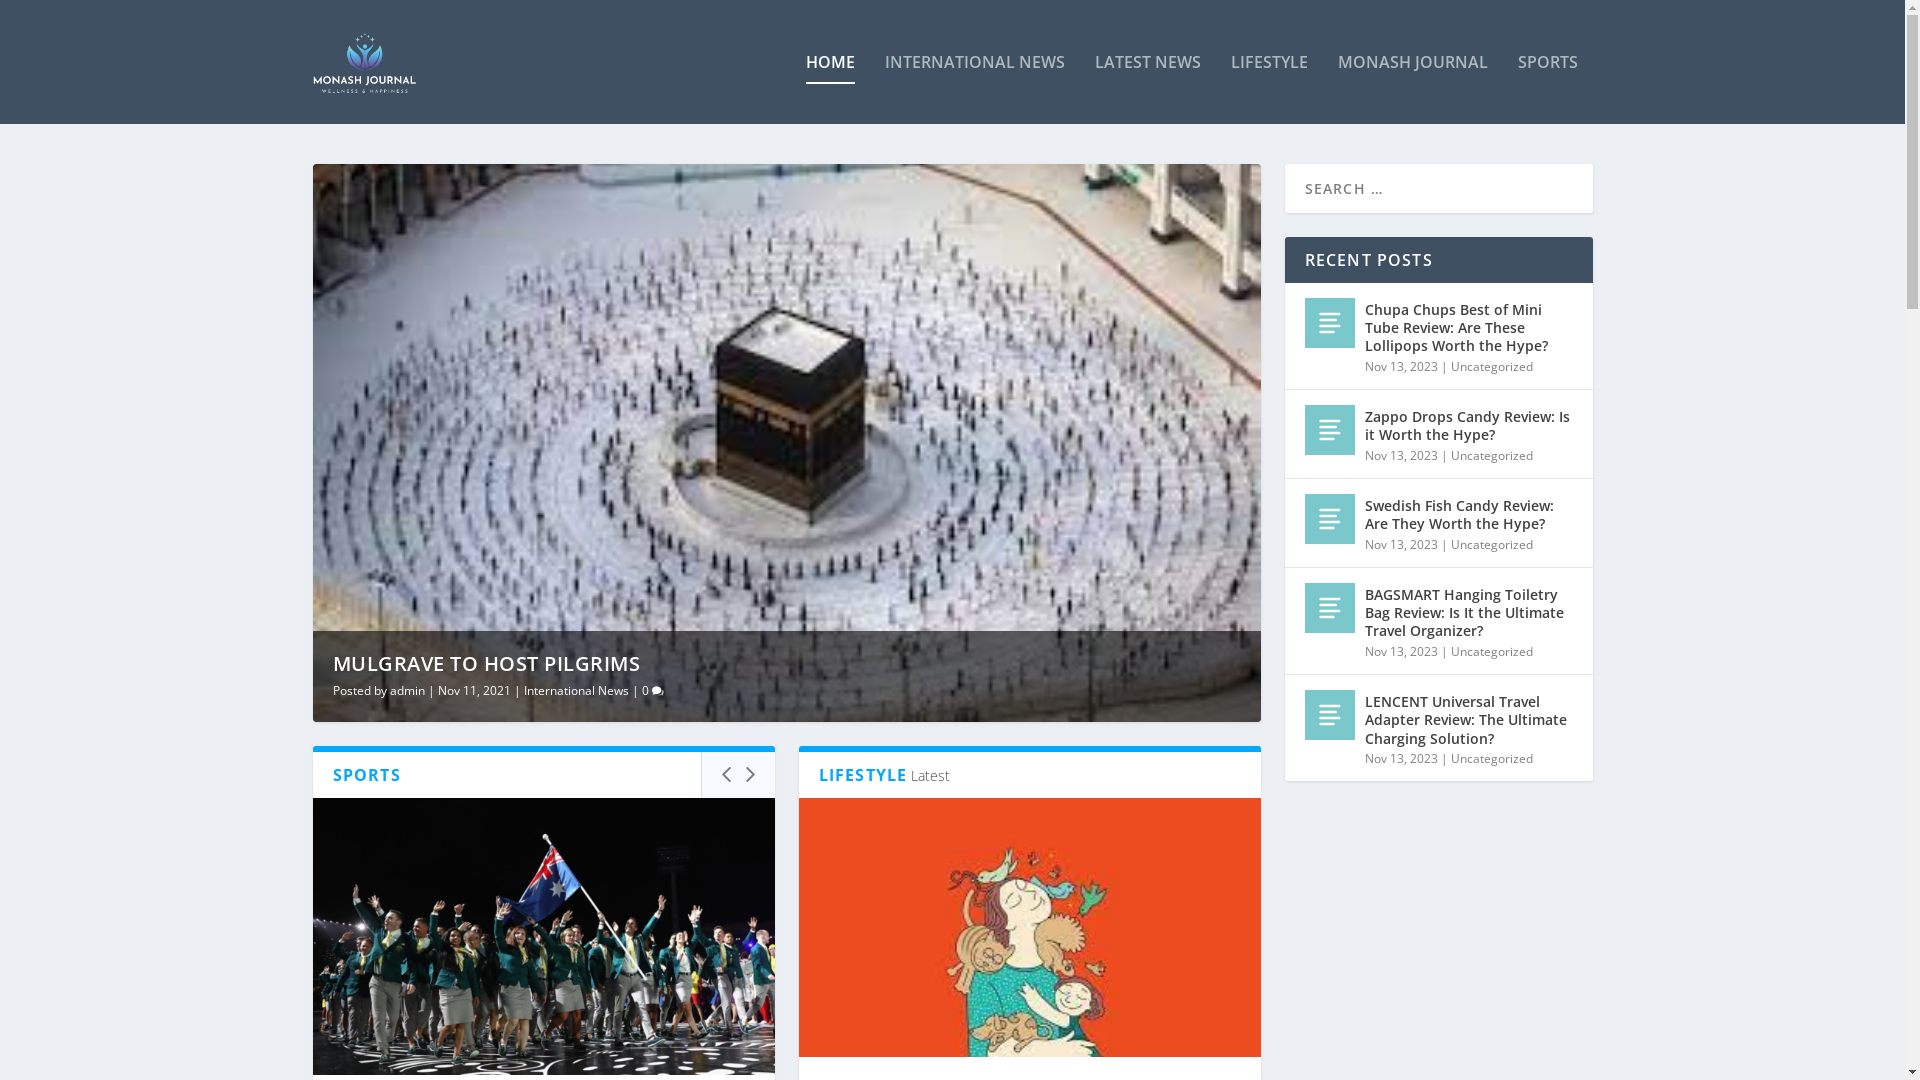  I want to click on 'Uncategorized', so click(1491, 366).